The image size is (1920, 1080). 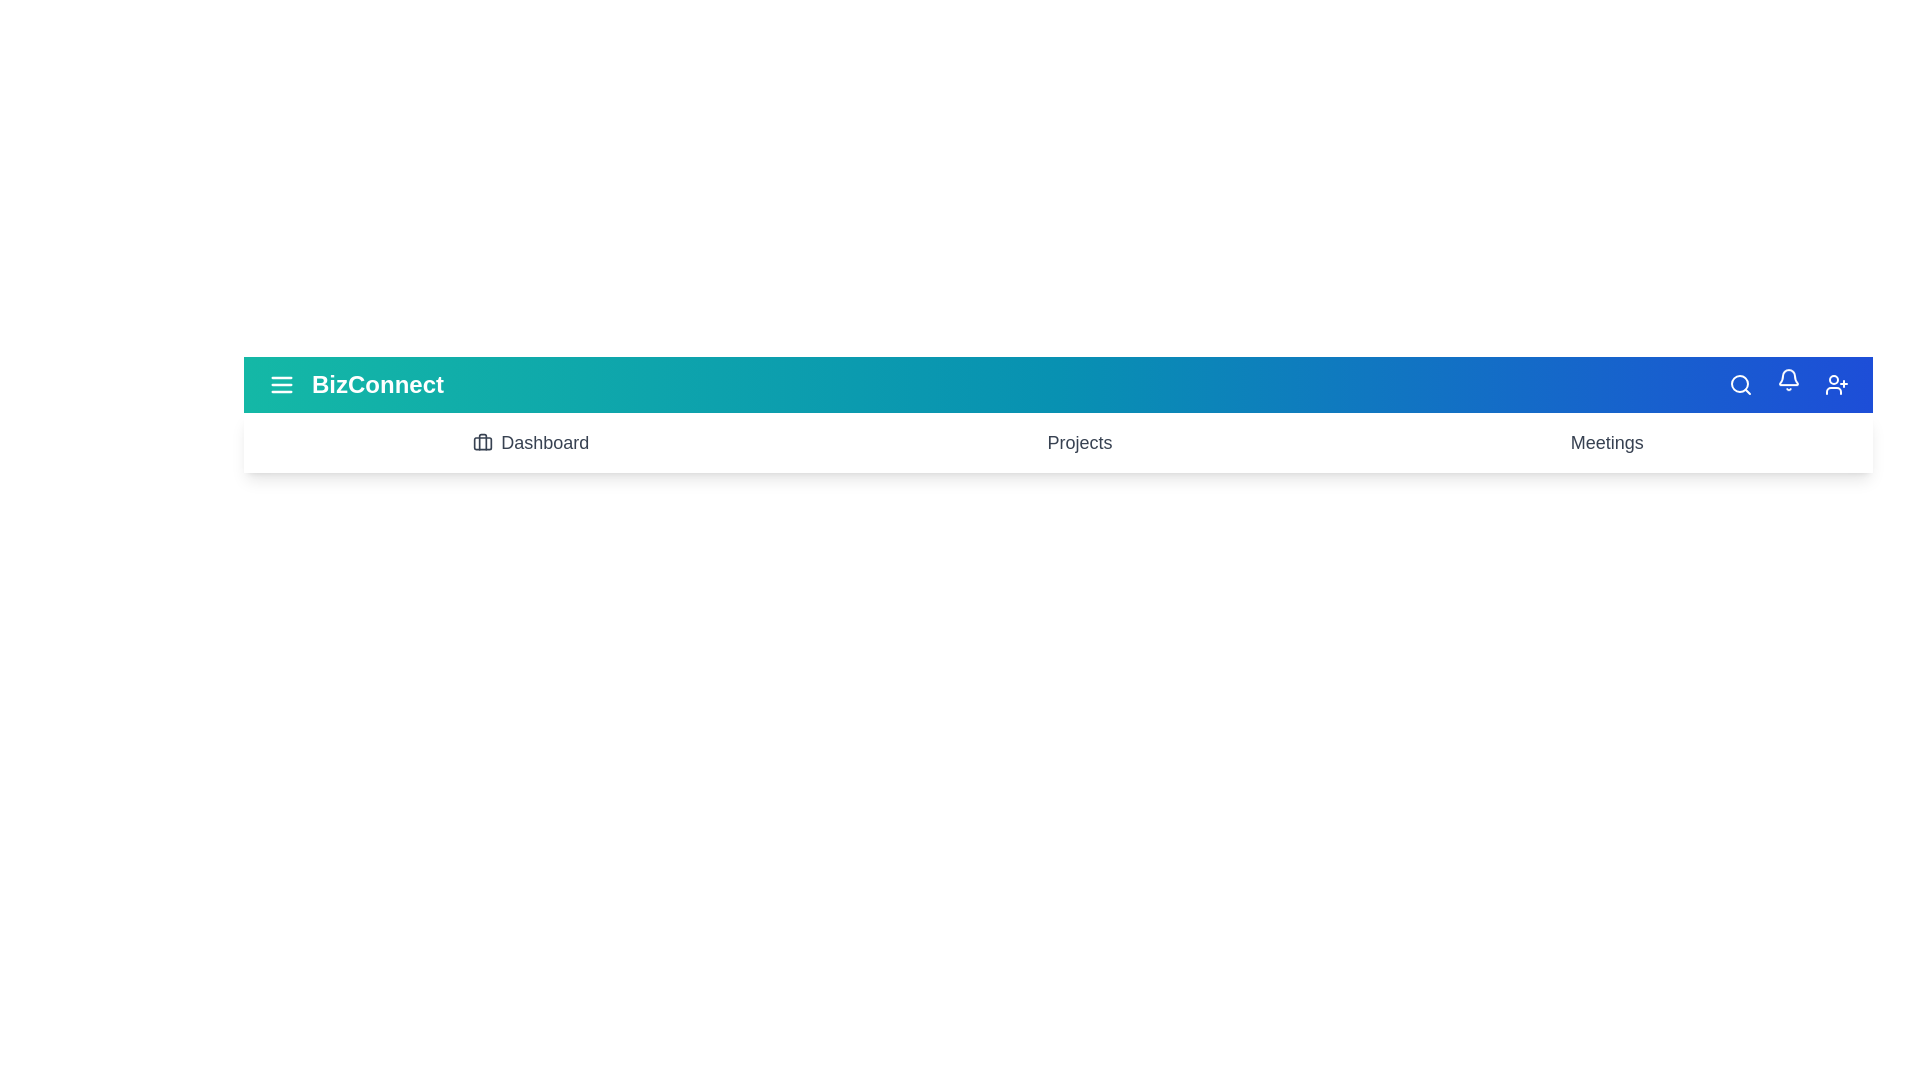 I want to click on the 'Search' icon to initiate a search action, so click(x=1740, y=385).